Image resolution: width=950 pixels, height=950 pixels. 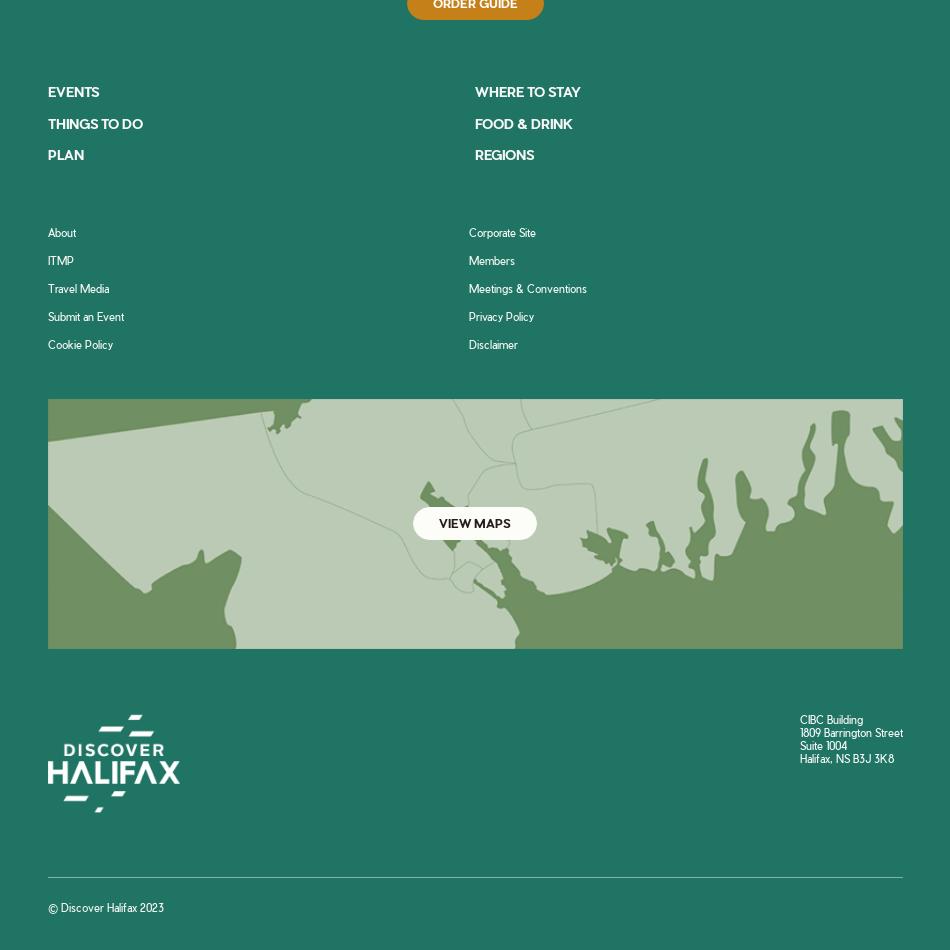 What do you see at coordinates (94, 122) in the screenshot?
I see `'Things To Do'` at bounding box center [94, 122].